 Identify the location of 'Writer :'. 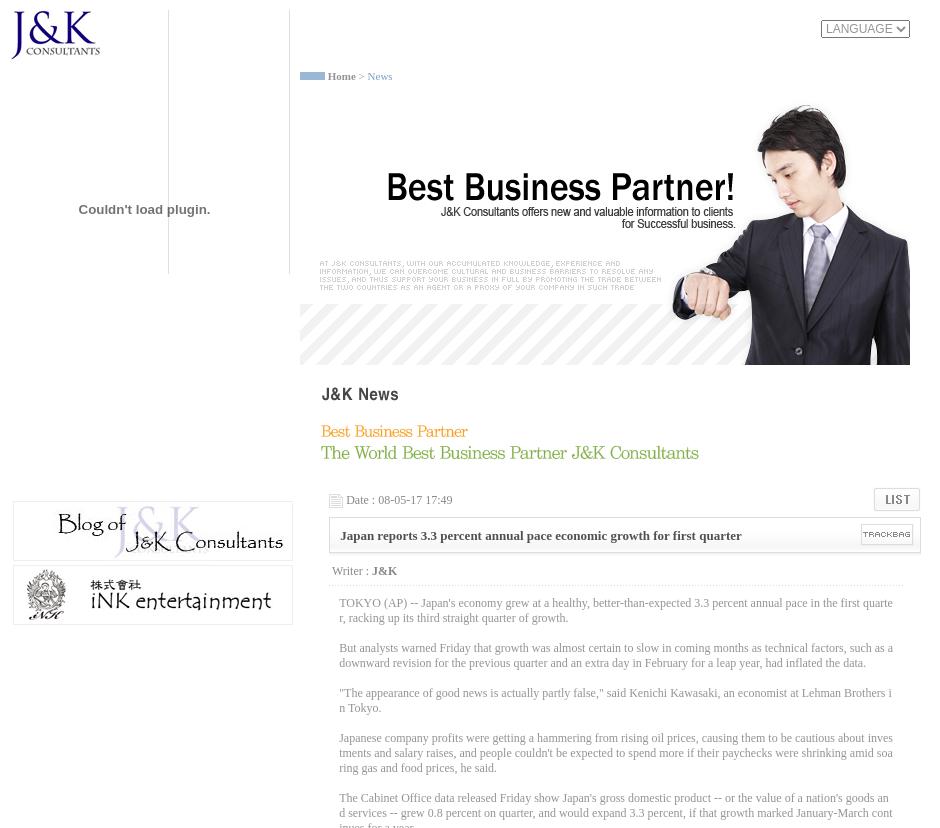
(350, 569).